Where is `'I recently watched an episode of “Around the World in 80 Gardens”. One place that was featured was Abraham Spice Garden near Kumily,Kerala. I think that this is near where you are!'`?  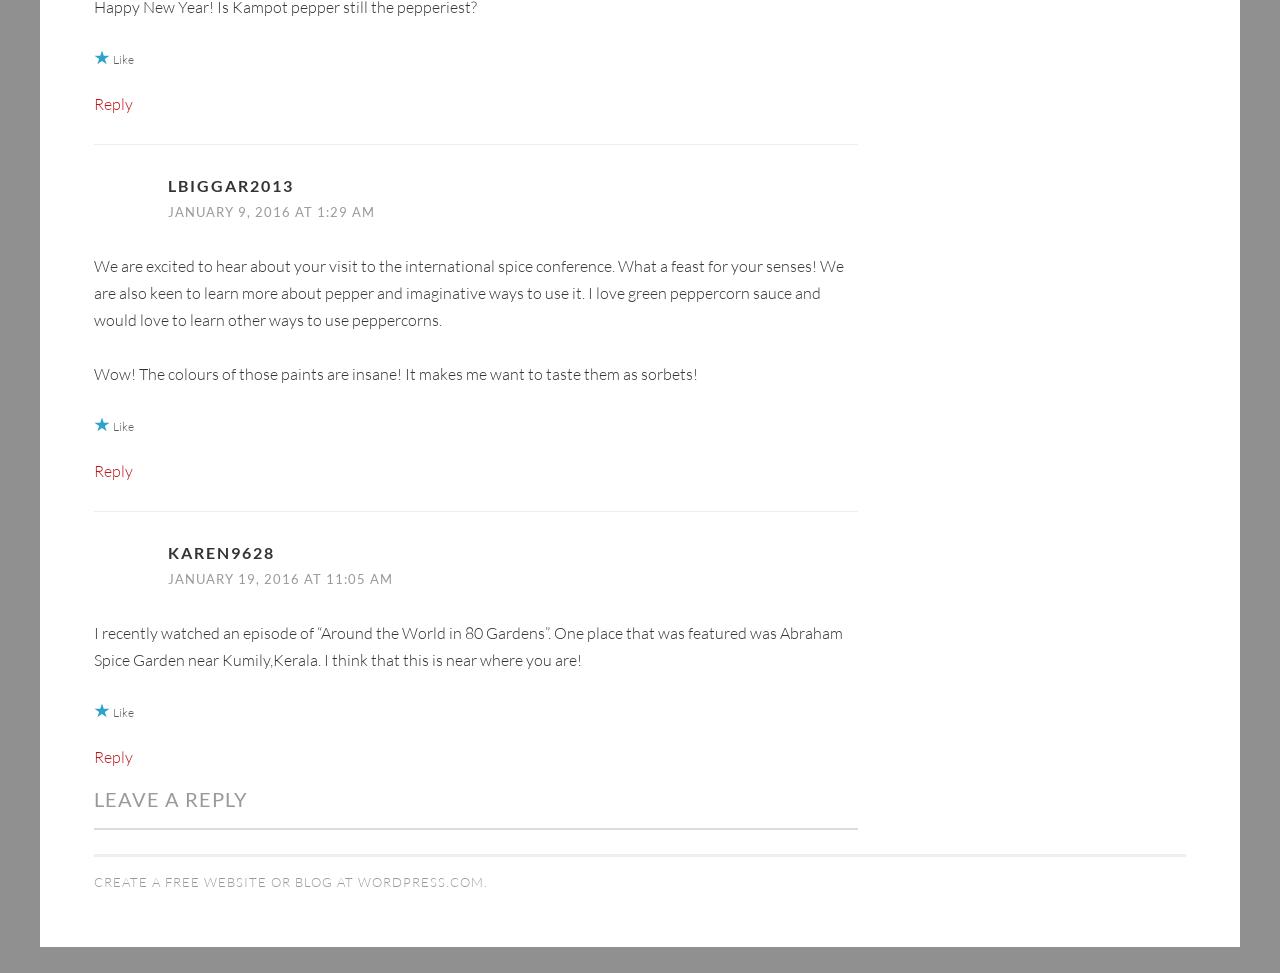
'I recently watched an episode of “Around the World in 80 Gardens”. One place that was featured was Abraham Spice Garden near Kumily,Kerala. I think that this is near where you are!' is located at coordinates (467, 613).